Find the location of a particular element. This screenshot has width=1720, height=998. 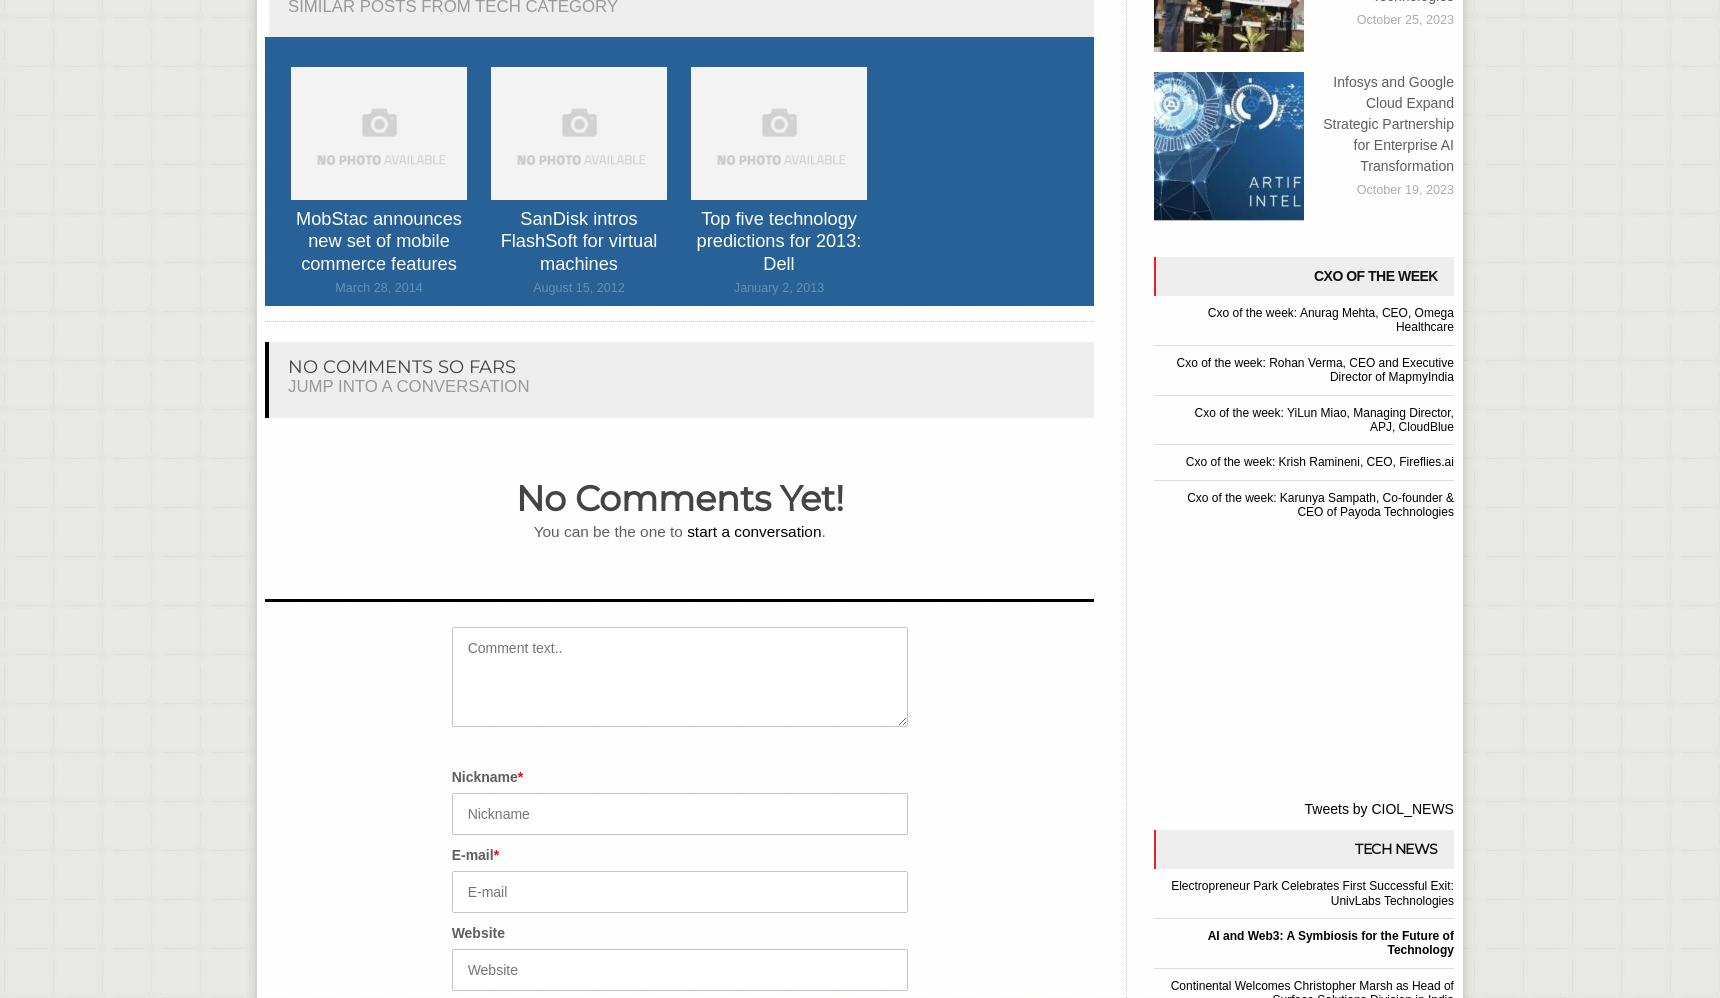

'Electropreneur Park Celebrates First Successful Exit: UnivLabs Technologies' is located at coordinates (1311, 892).